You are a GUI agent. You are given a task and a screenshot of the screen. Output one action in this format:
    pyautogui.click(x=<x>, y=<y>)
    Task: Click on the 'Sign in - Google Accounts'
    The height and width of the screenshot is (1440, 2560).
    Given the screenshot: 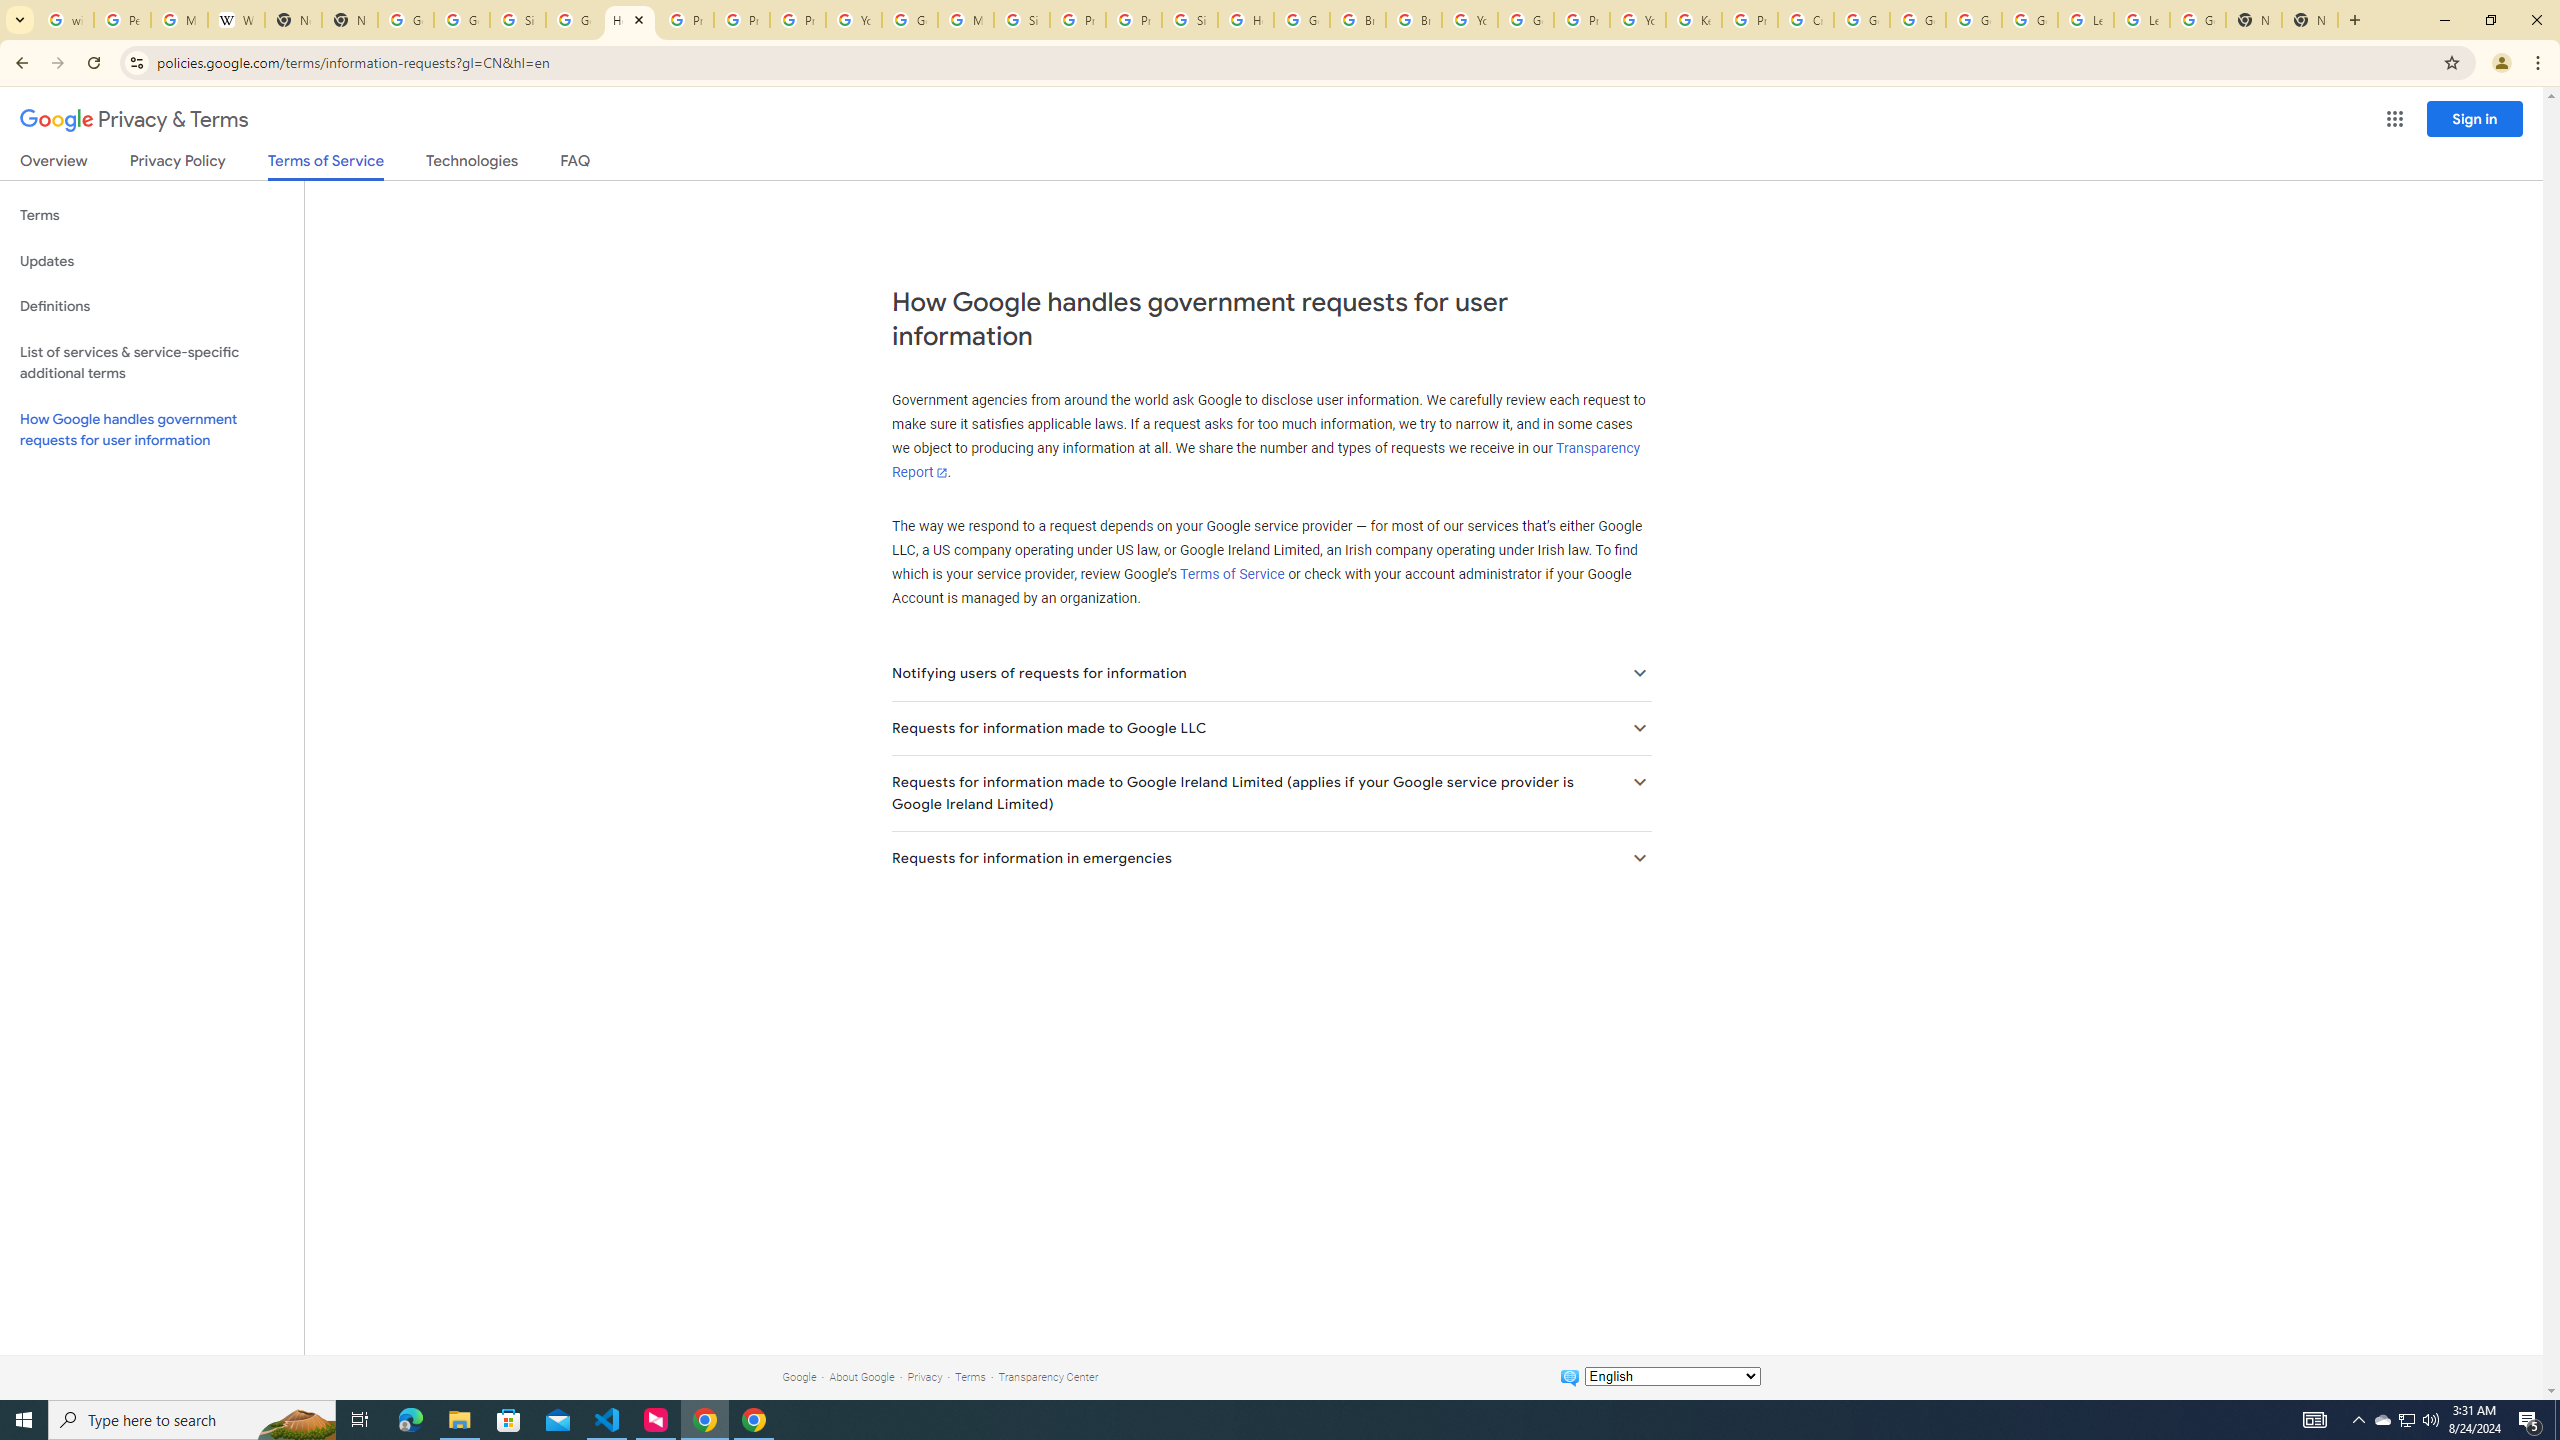 What is the action you would take?
    pyautogui.click(x=517, y=19)
    